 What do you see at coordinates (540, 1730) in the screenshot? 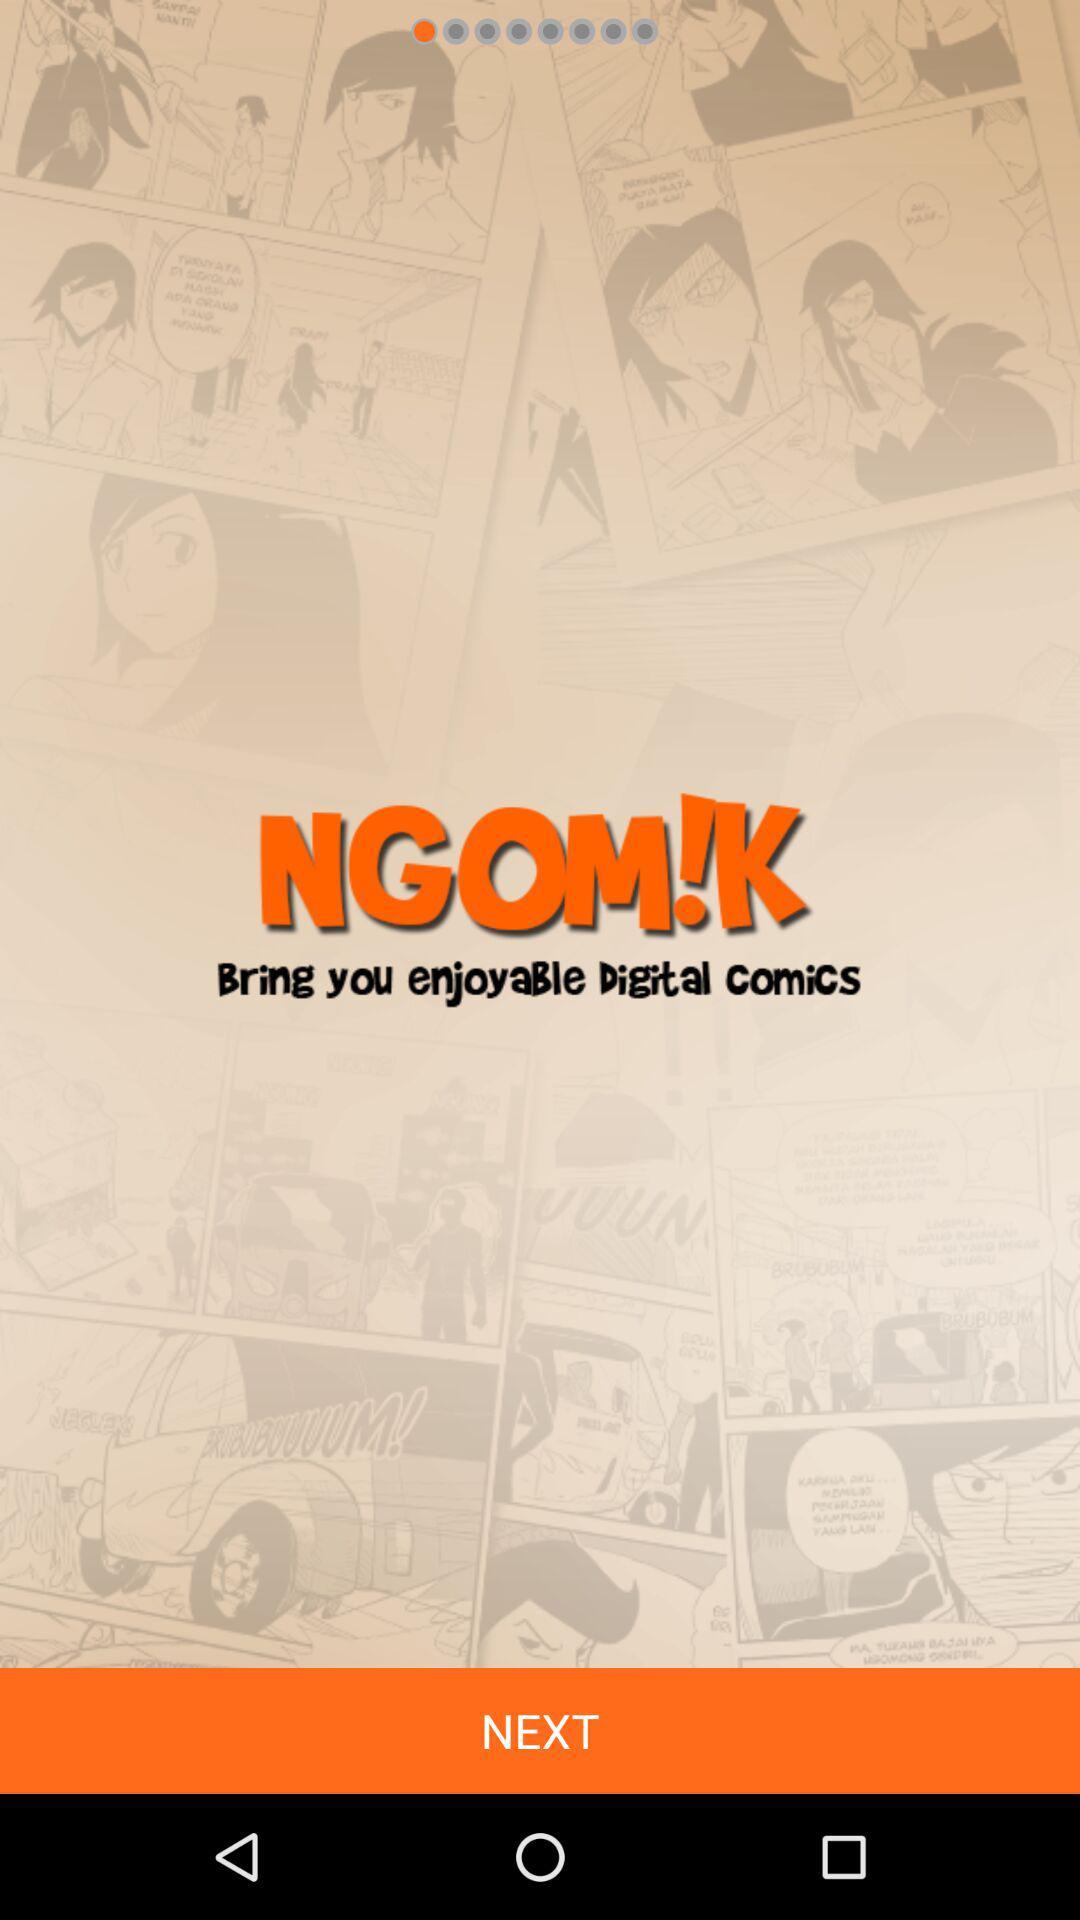
I see `the next item` at bounding box center [540, 1730].